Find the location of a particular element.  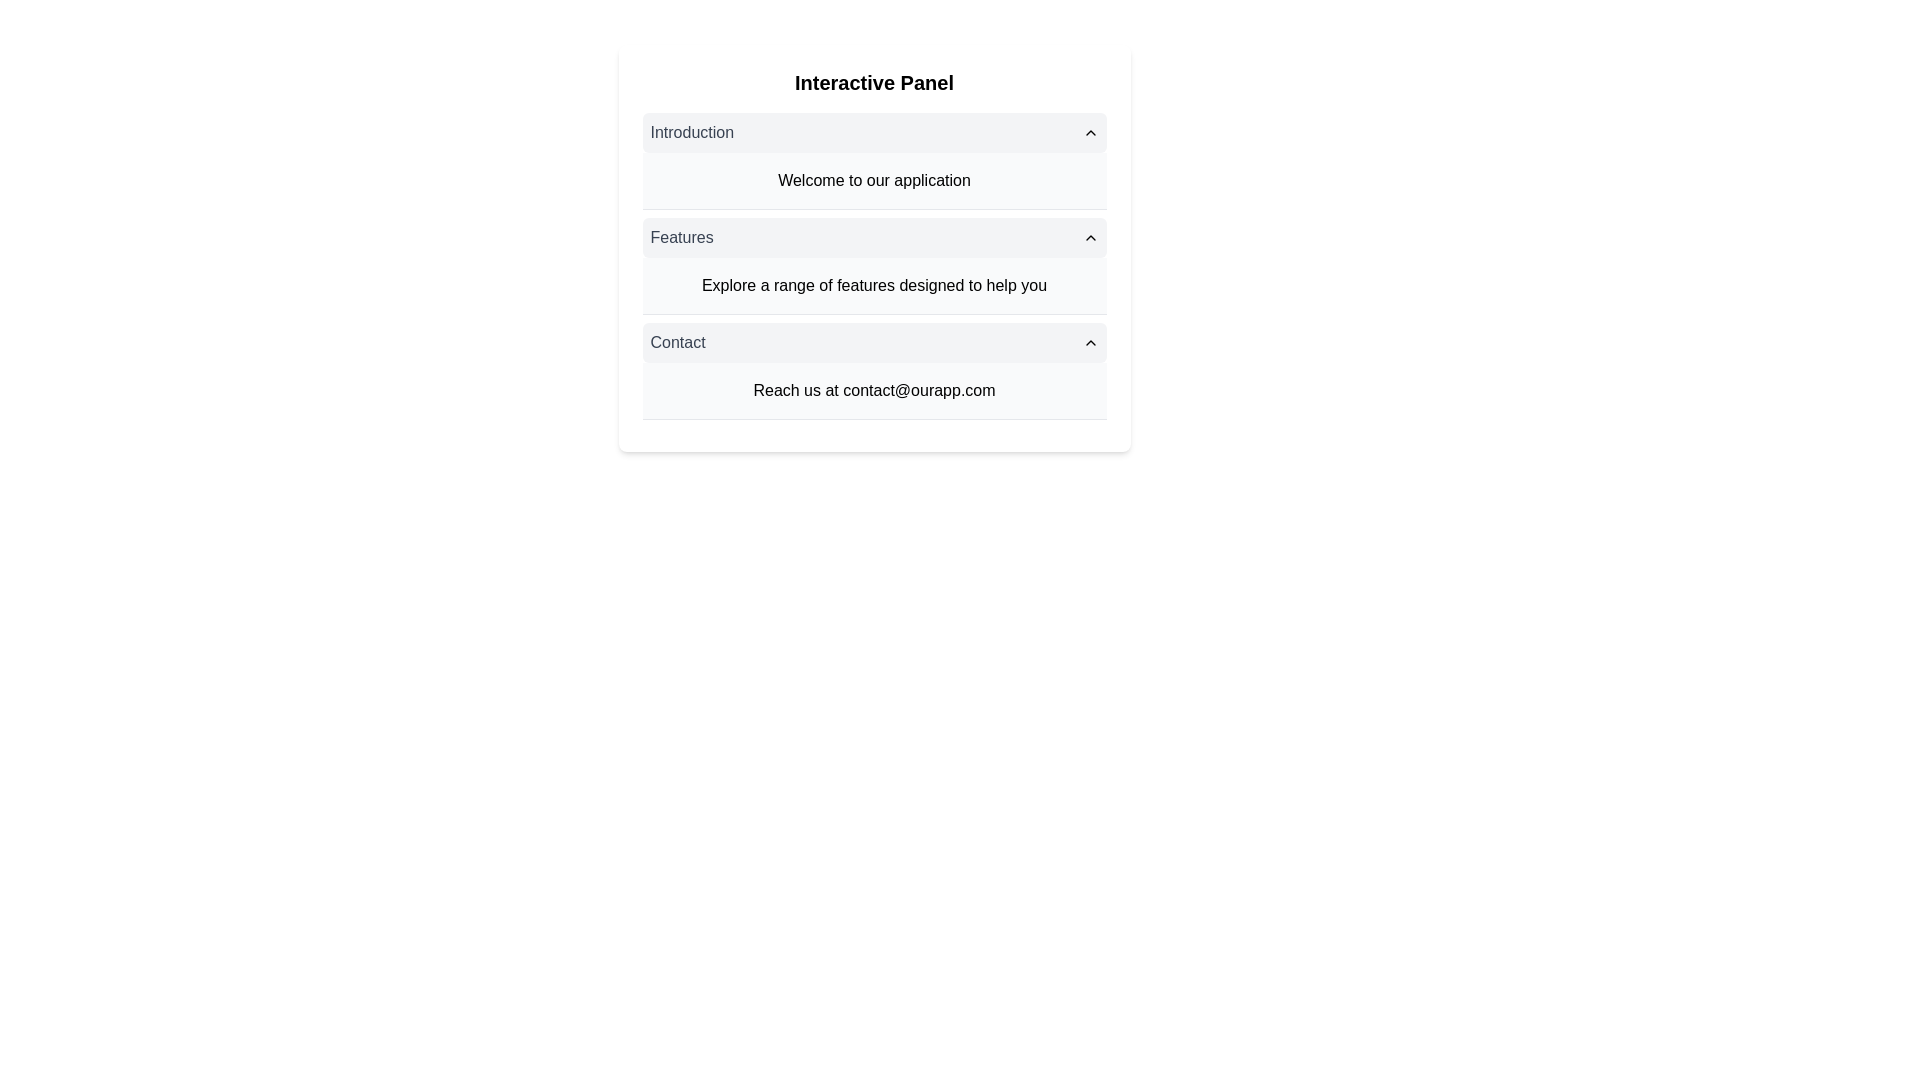

the upward-facing chevron icon with a thin black stroke located at the far right of the gray 'Features' section is located at coordinates (1089, 237).